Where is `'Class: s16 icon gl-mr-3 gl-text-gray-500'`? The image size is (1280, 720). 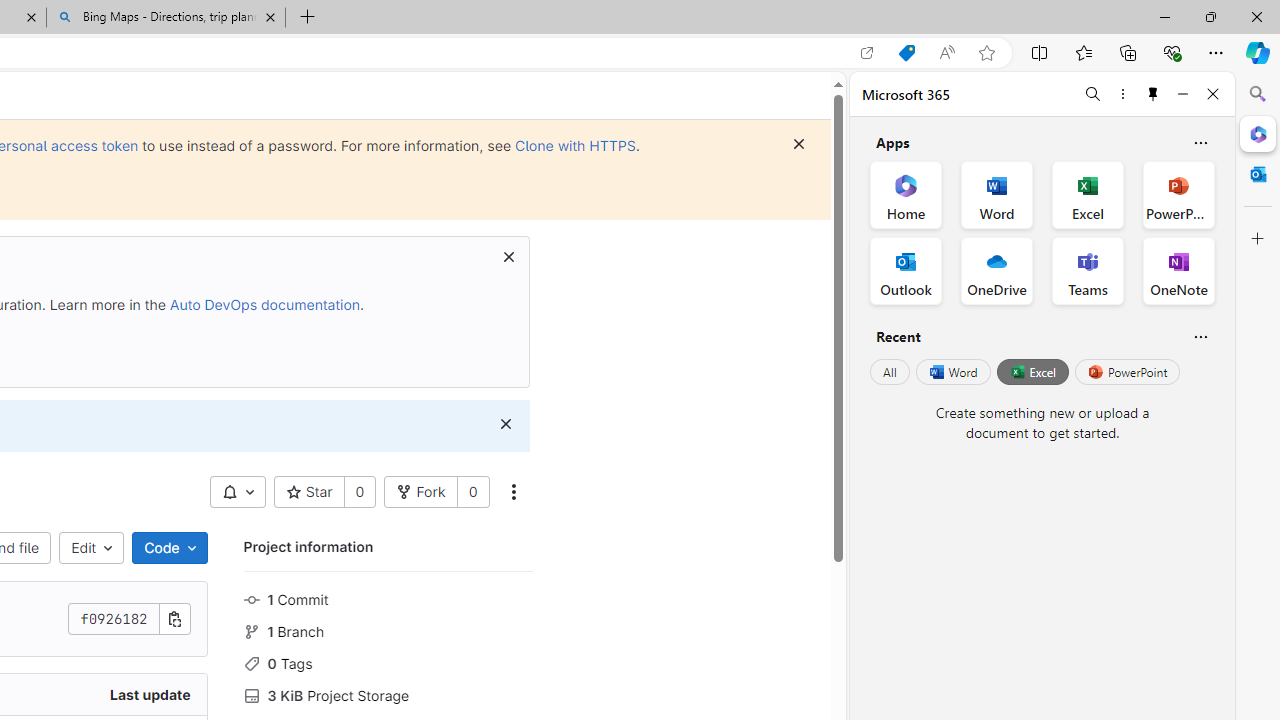
'Class: s16 icon gl-mr-3 gl-text-gray-500' is located at coordinates (250, 695).